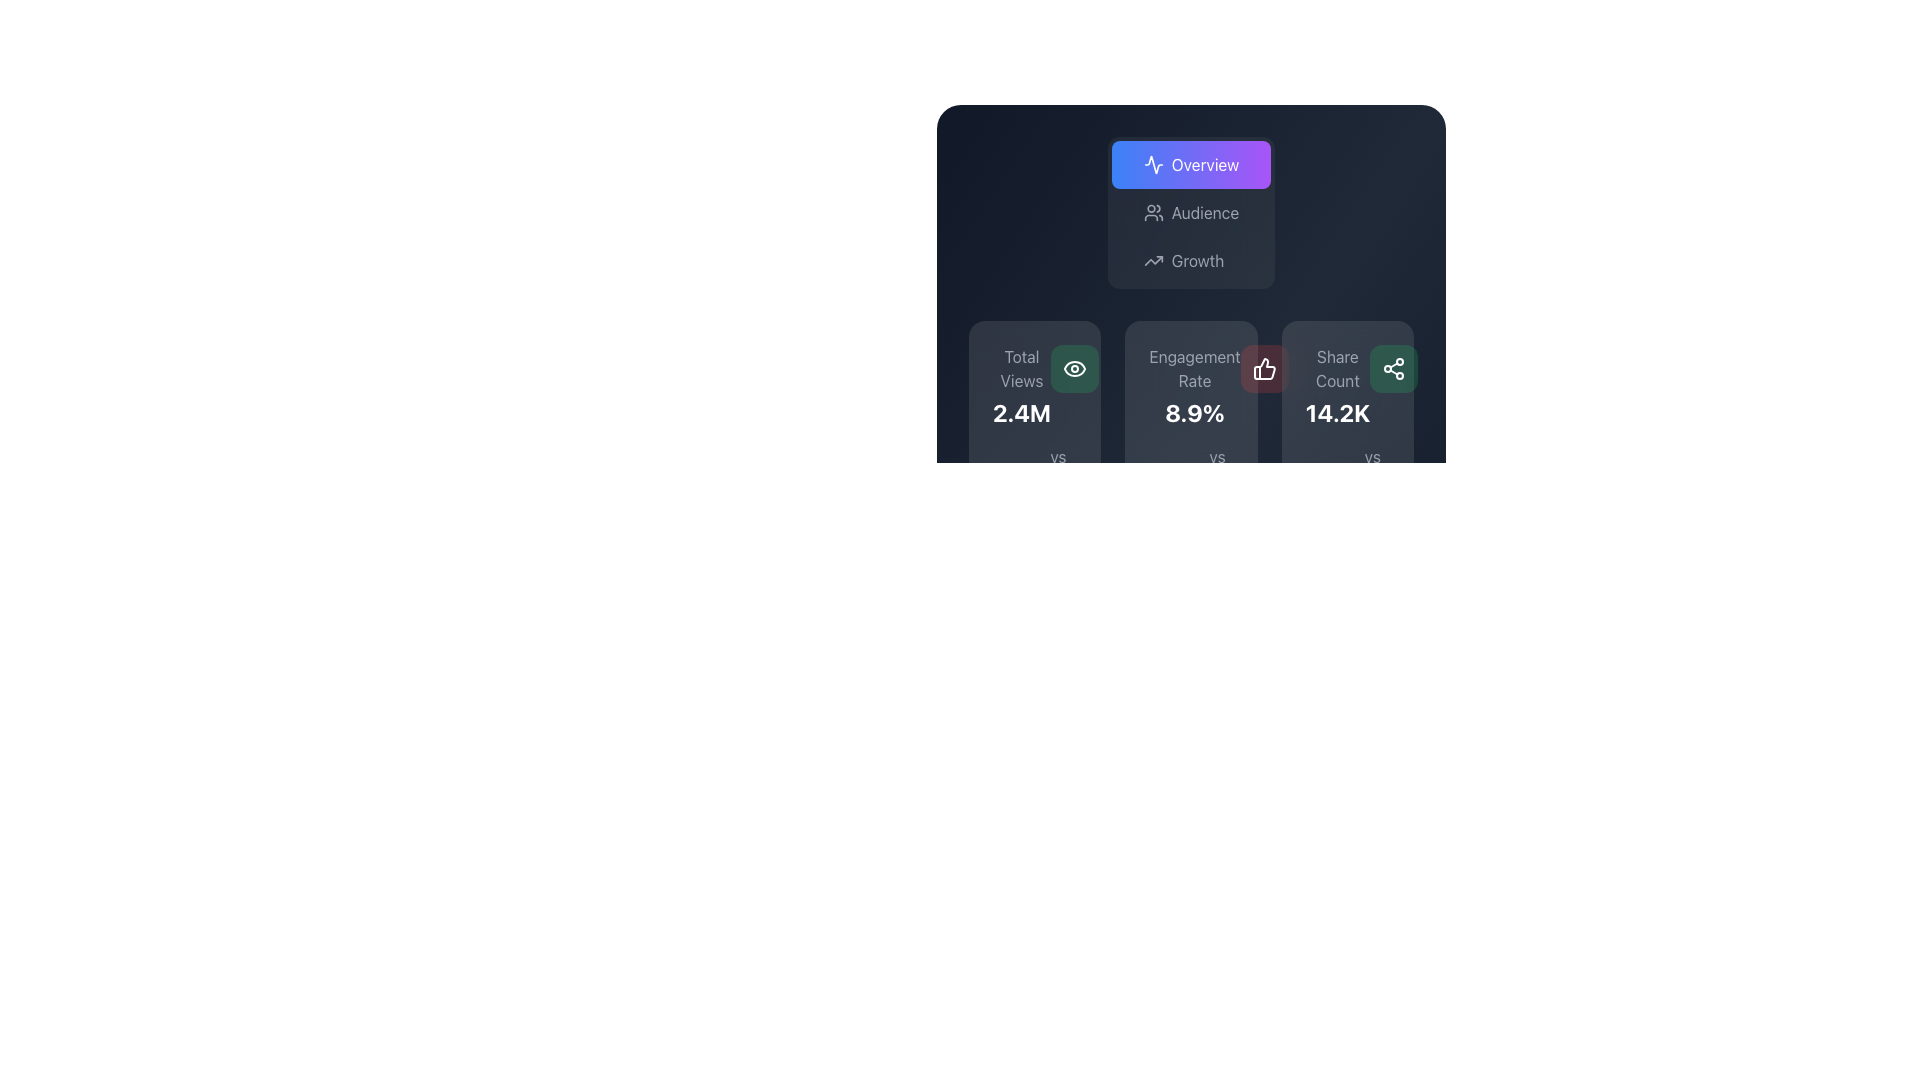 This screenshot has height=1080, width=1920. Describe the element at coordinates (1035, 386) in the screenshot. I see `the numerical data presented by the 'Total Views' informational card, which displays '2.4M' in white text with an eye icon on a green background` at that location.